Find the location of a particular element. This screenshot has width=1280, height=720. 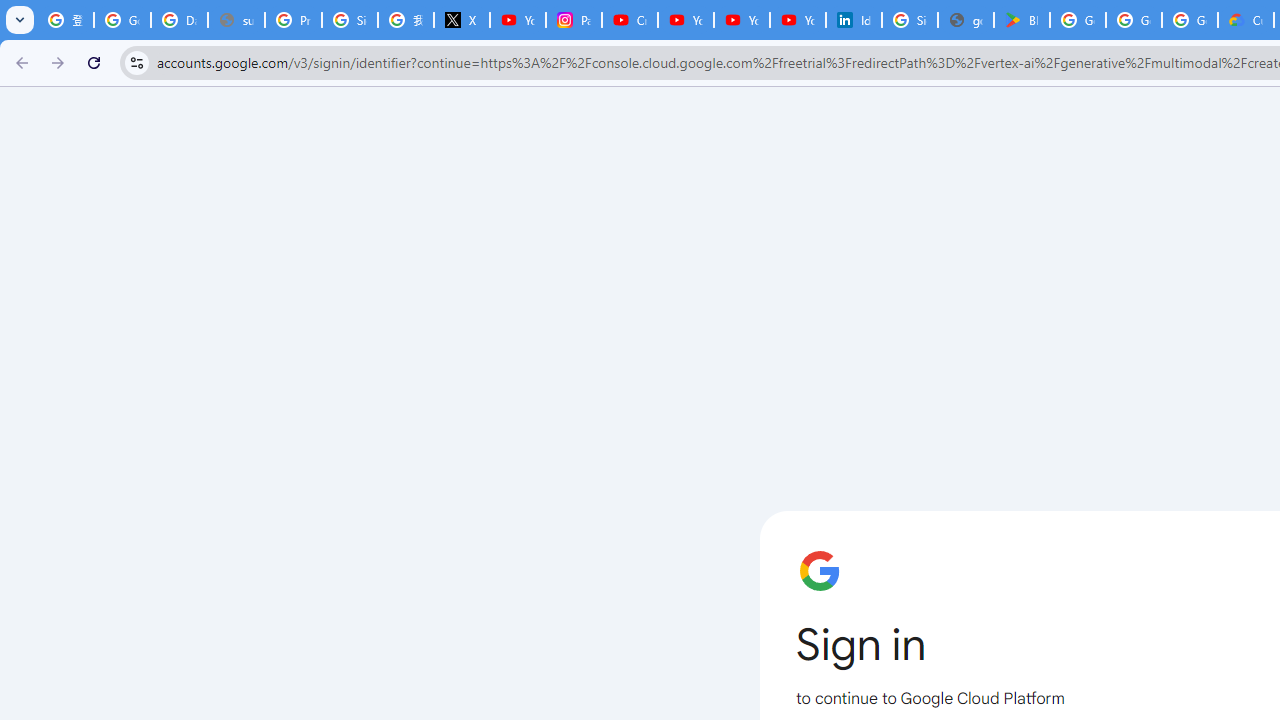

'YouTube Culture & Trends - YouTube Top 10, 2021' is located at coordinates (741, 20).